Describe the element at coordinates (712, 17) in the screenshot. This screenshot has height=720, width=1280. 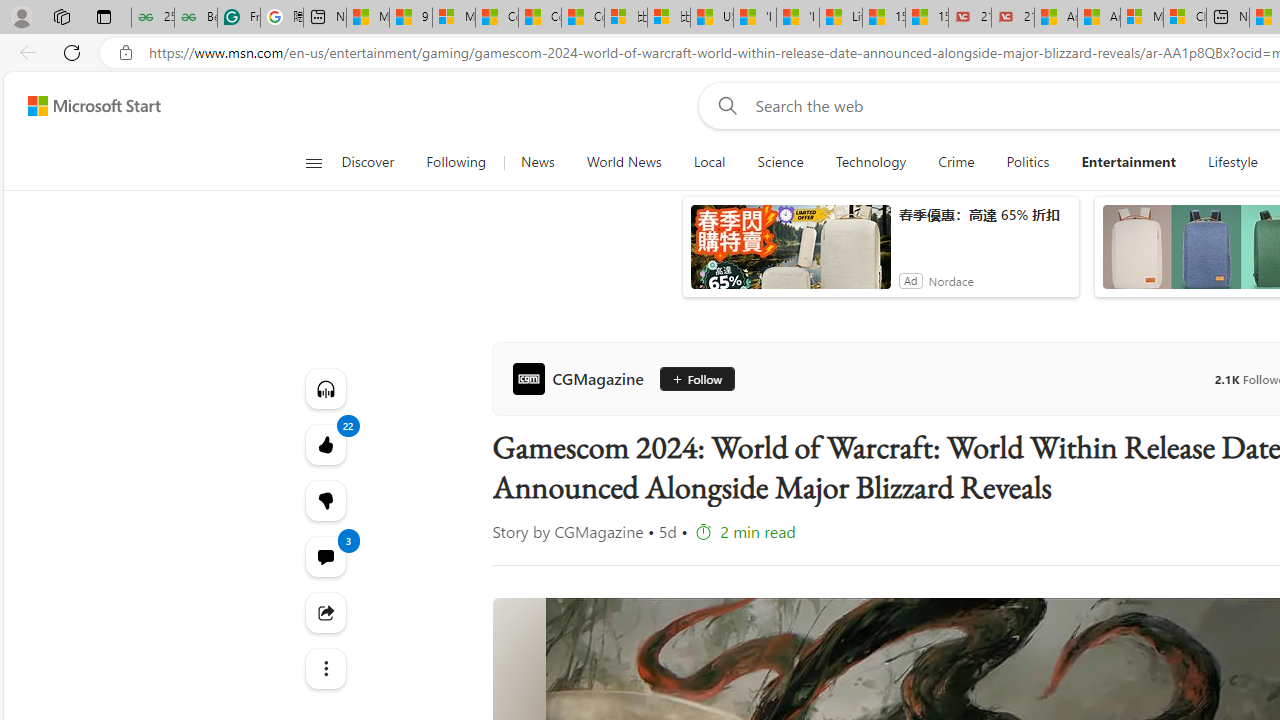
I see `'USA TODAY - MSN'` at that location.